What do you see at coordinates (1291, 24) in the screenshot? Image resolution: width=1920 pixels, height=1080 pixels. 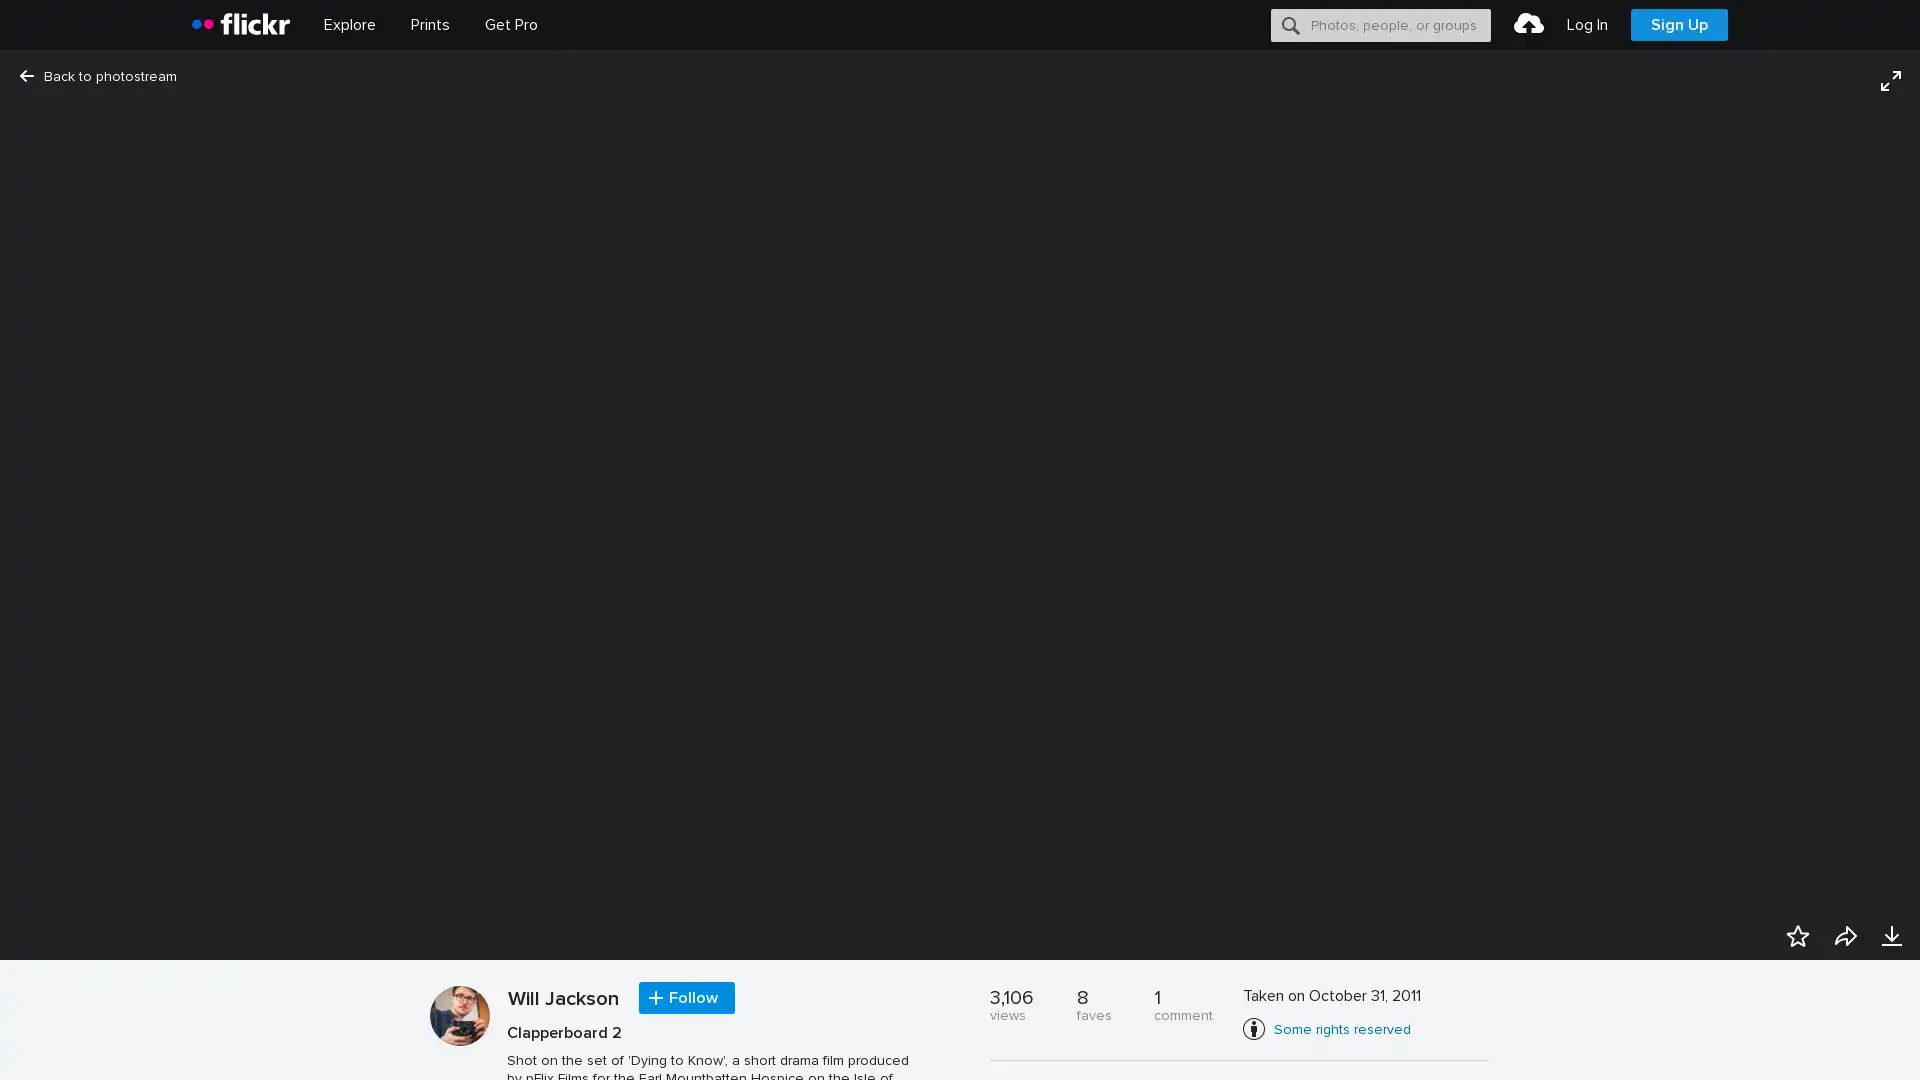 I see `Search` at bounding box center [1291, 24].